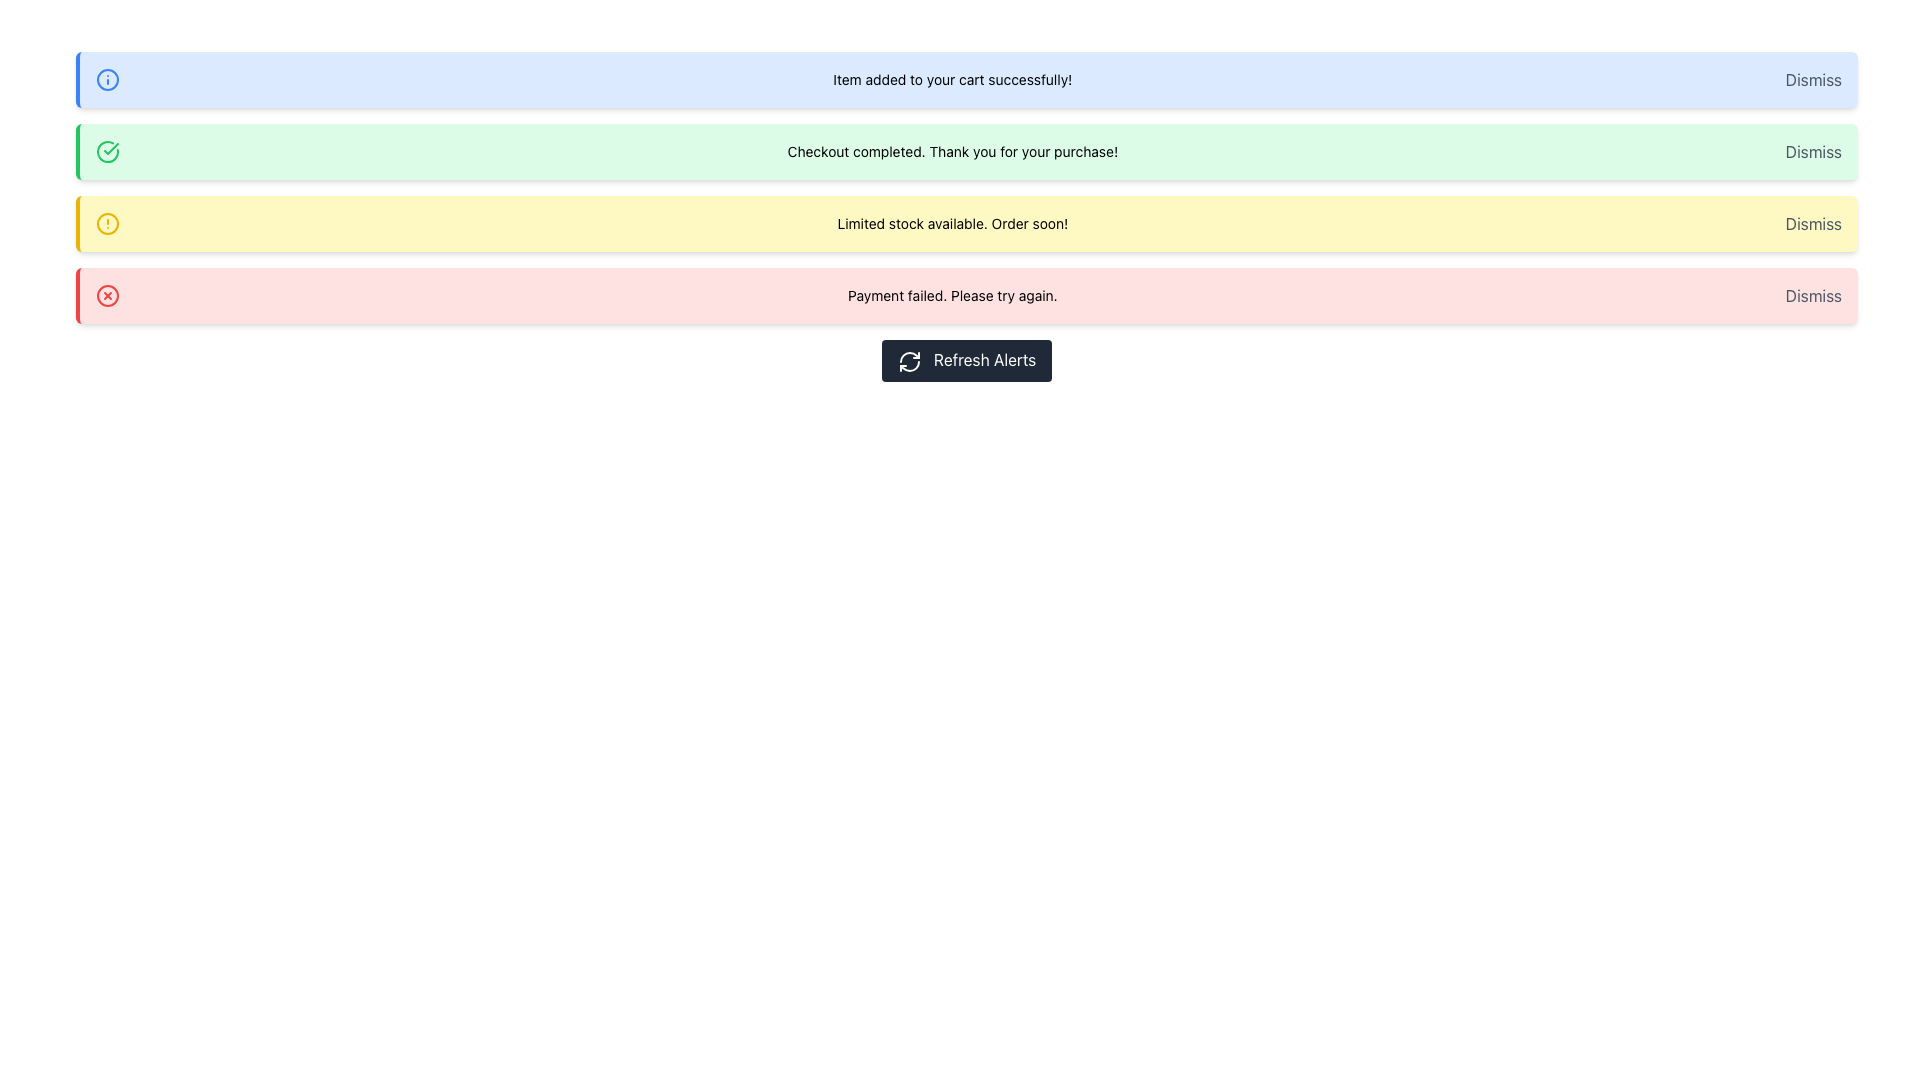 This screenshot has height=1080, width=1920. I want to click on the text element displaying 'Item added to your cart successfully!' within the light blue alert box, so click(951, 79).